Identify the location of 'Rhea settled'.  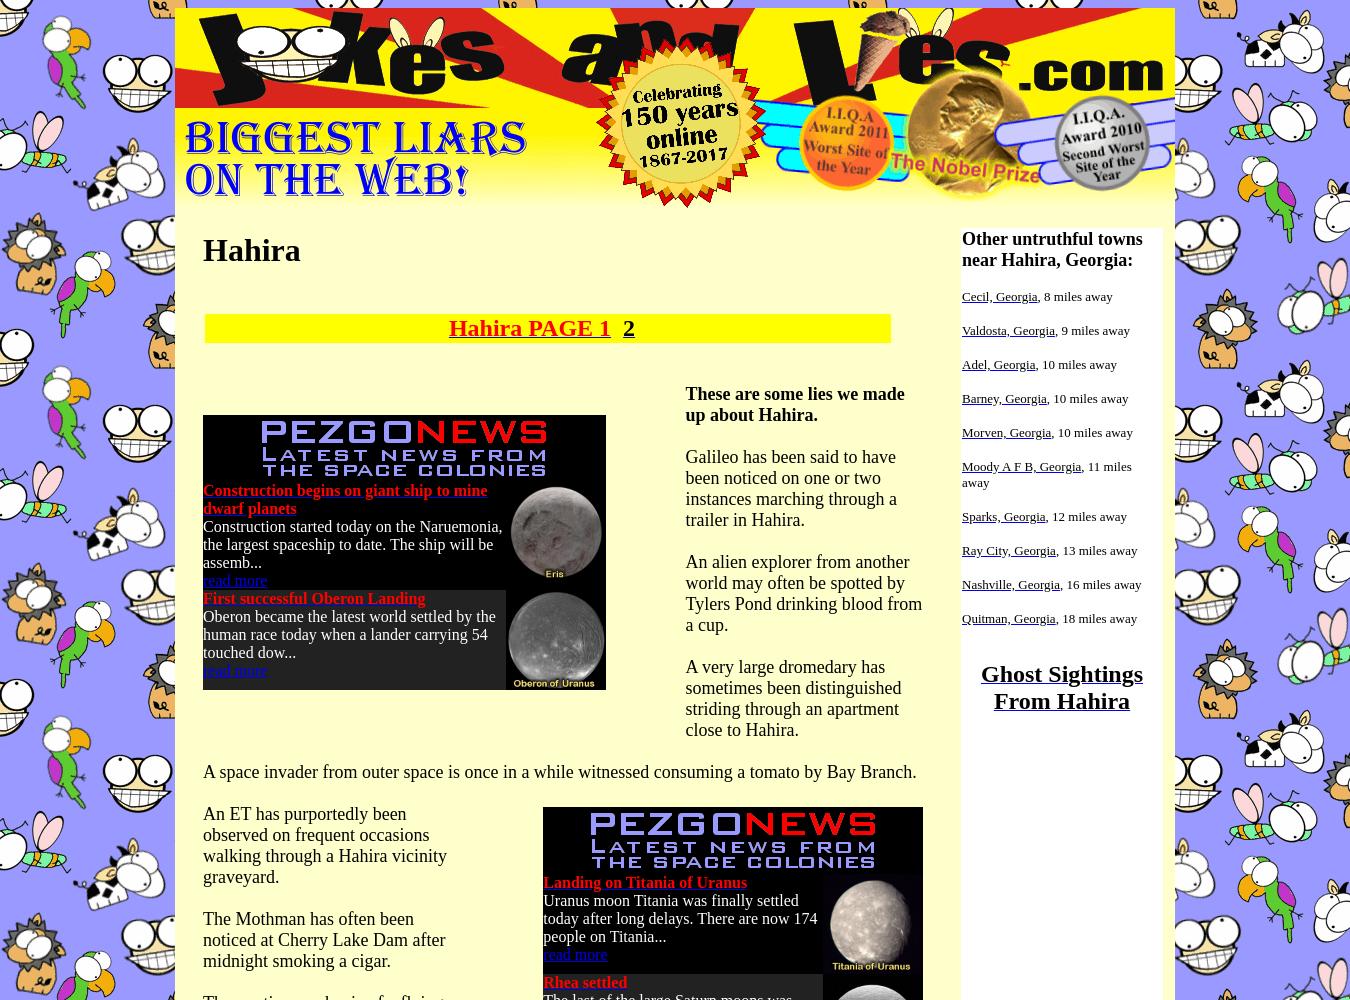
(584, 981).